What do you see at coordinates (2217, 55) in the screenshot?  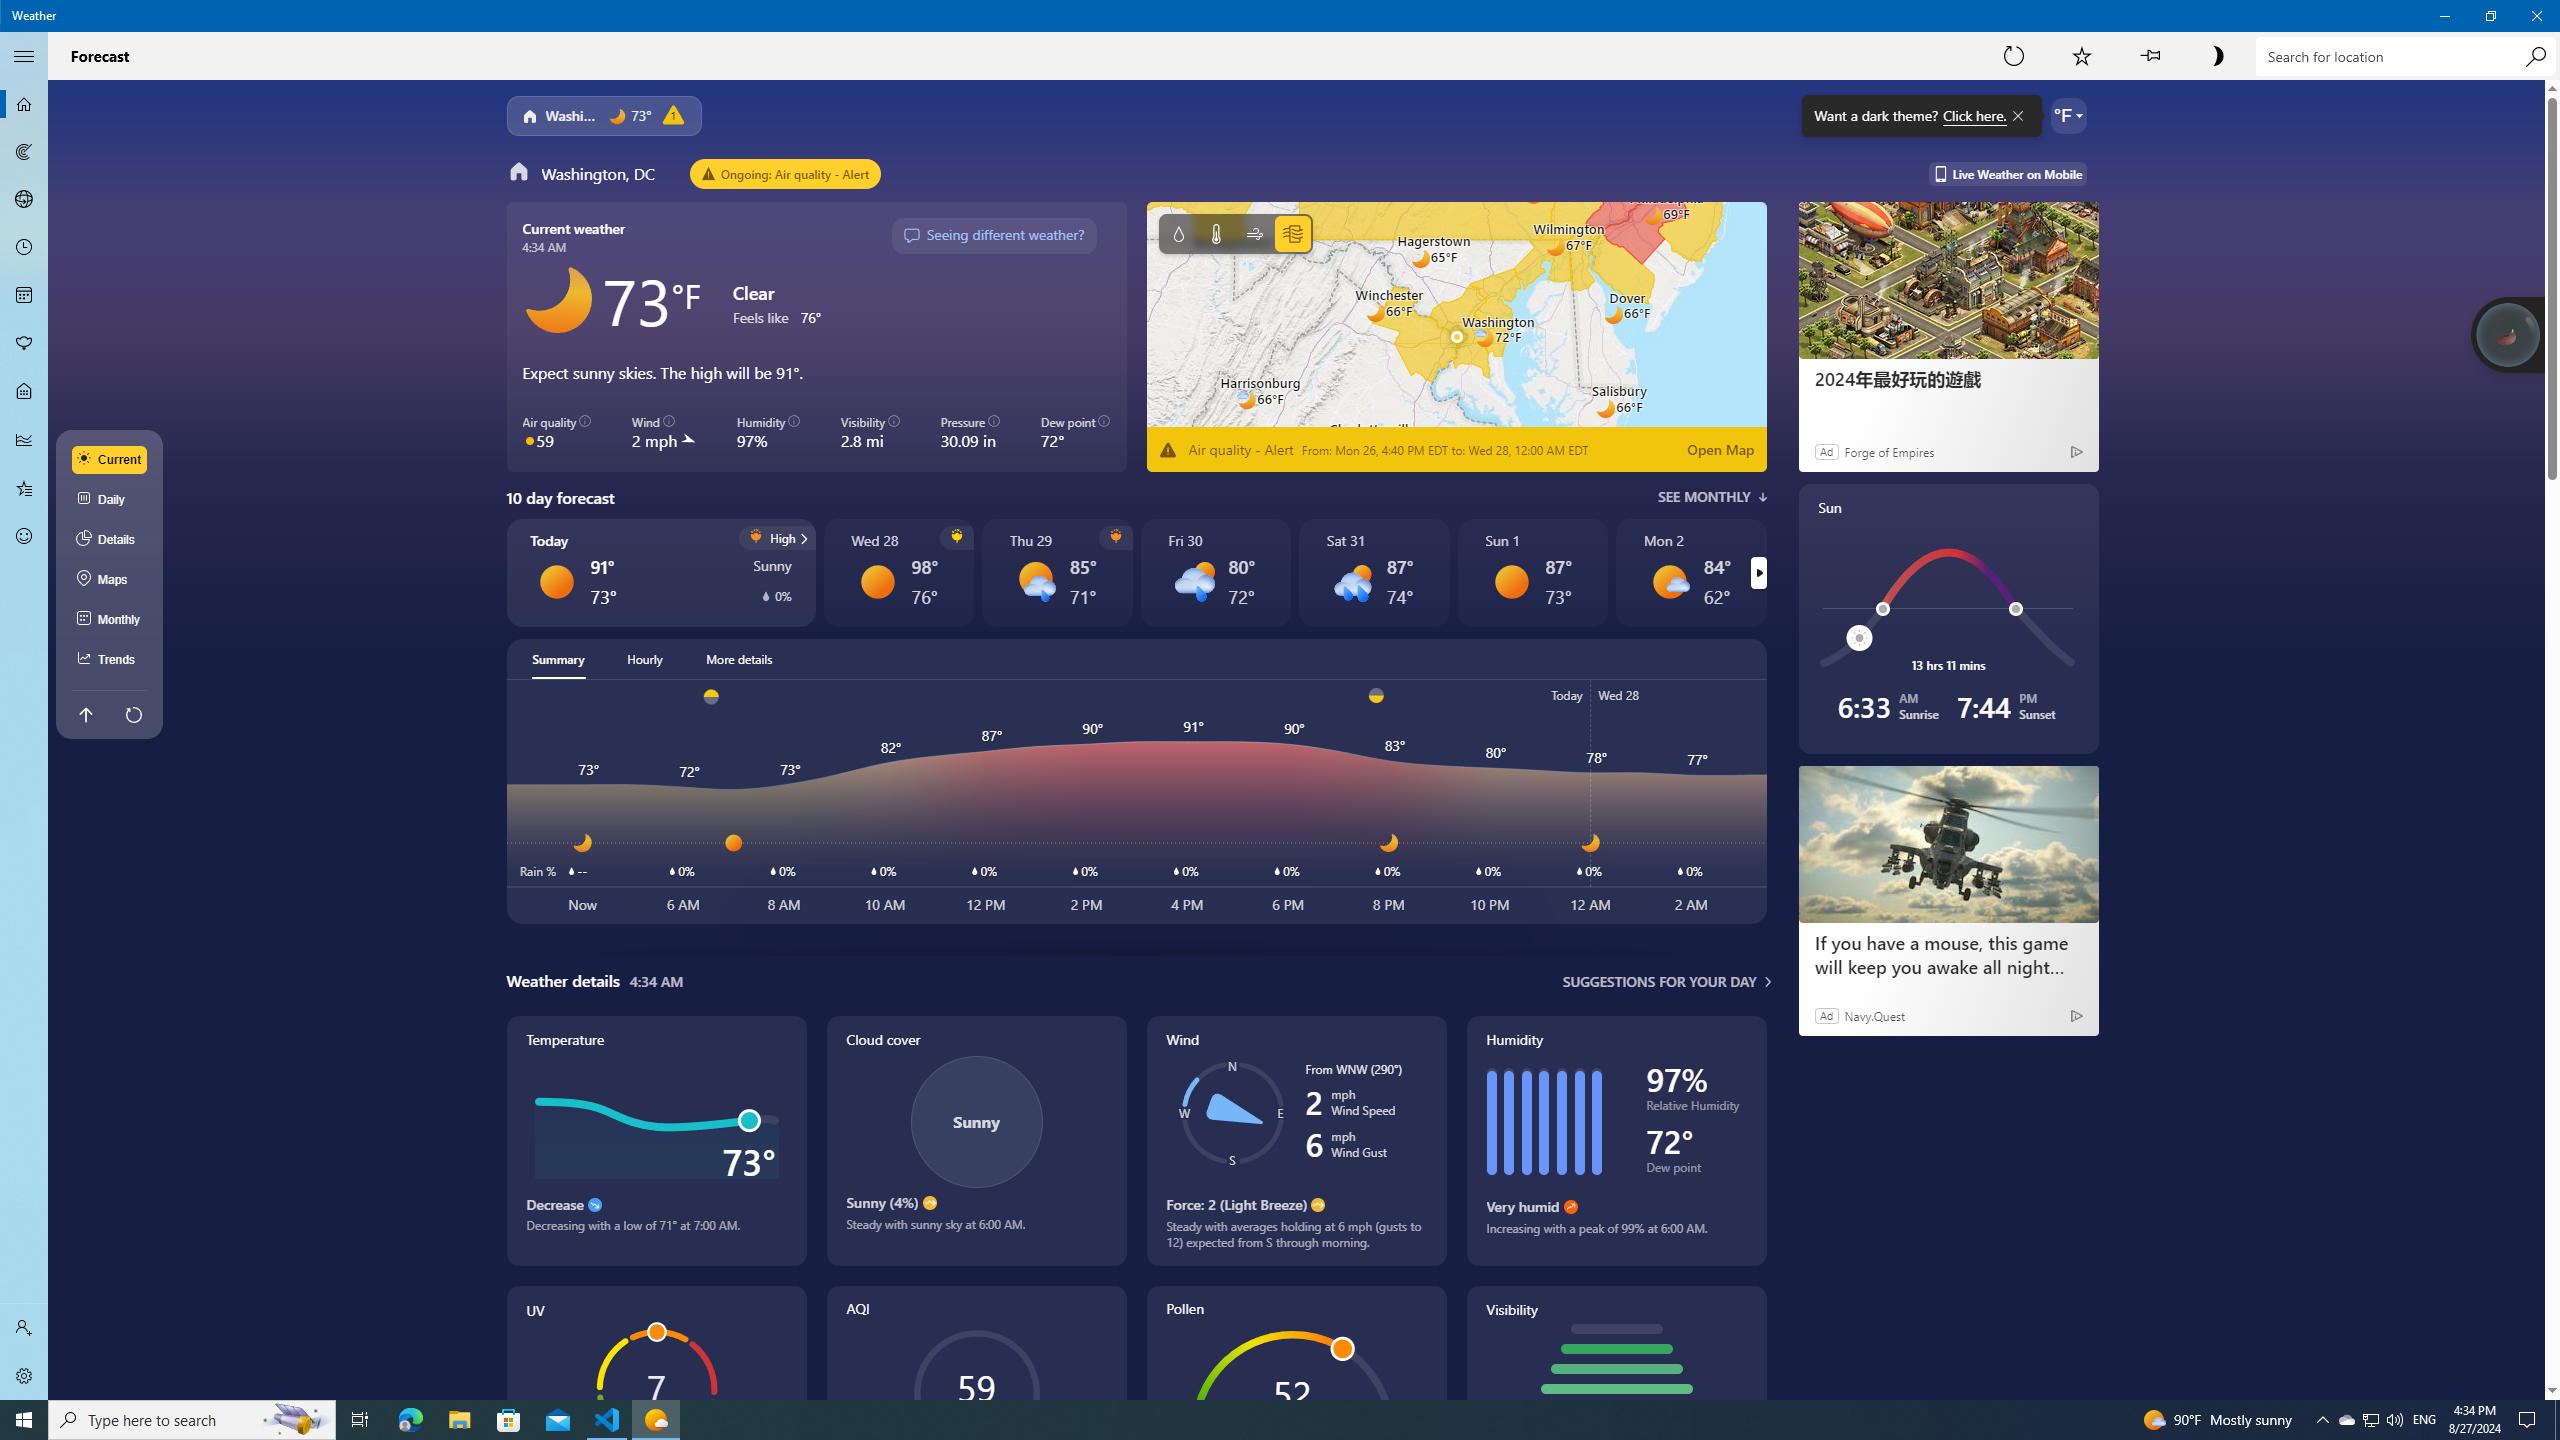 I see `'Turn on dark theme'` at bounding box center [2217, 55].